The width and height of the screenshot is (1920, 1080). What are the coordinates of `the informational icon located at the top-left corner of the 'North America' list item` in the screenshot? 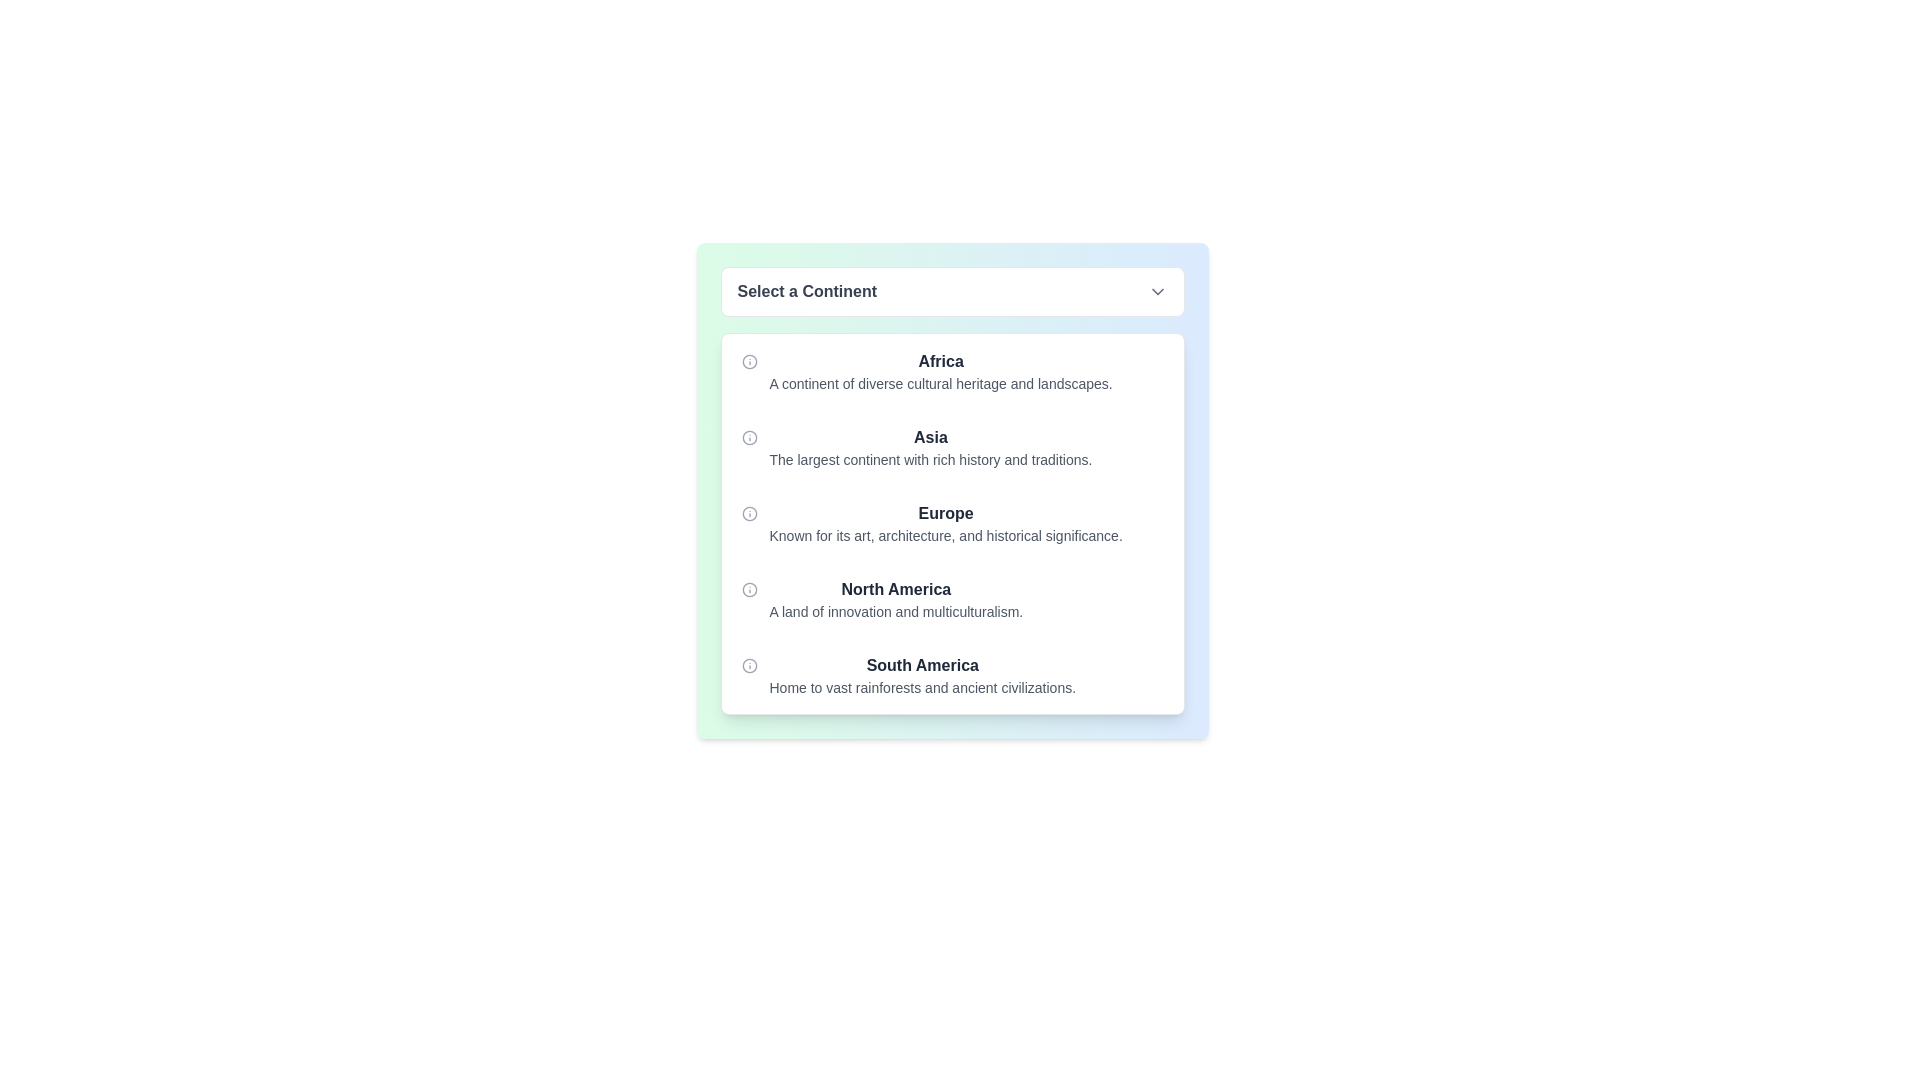 It's located at (748, 589).